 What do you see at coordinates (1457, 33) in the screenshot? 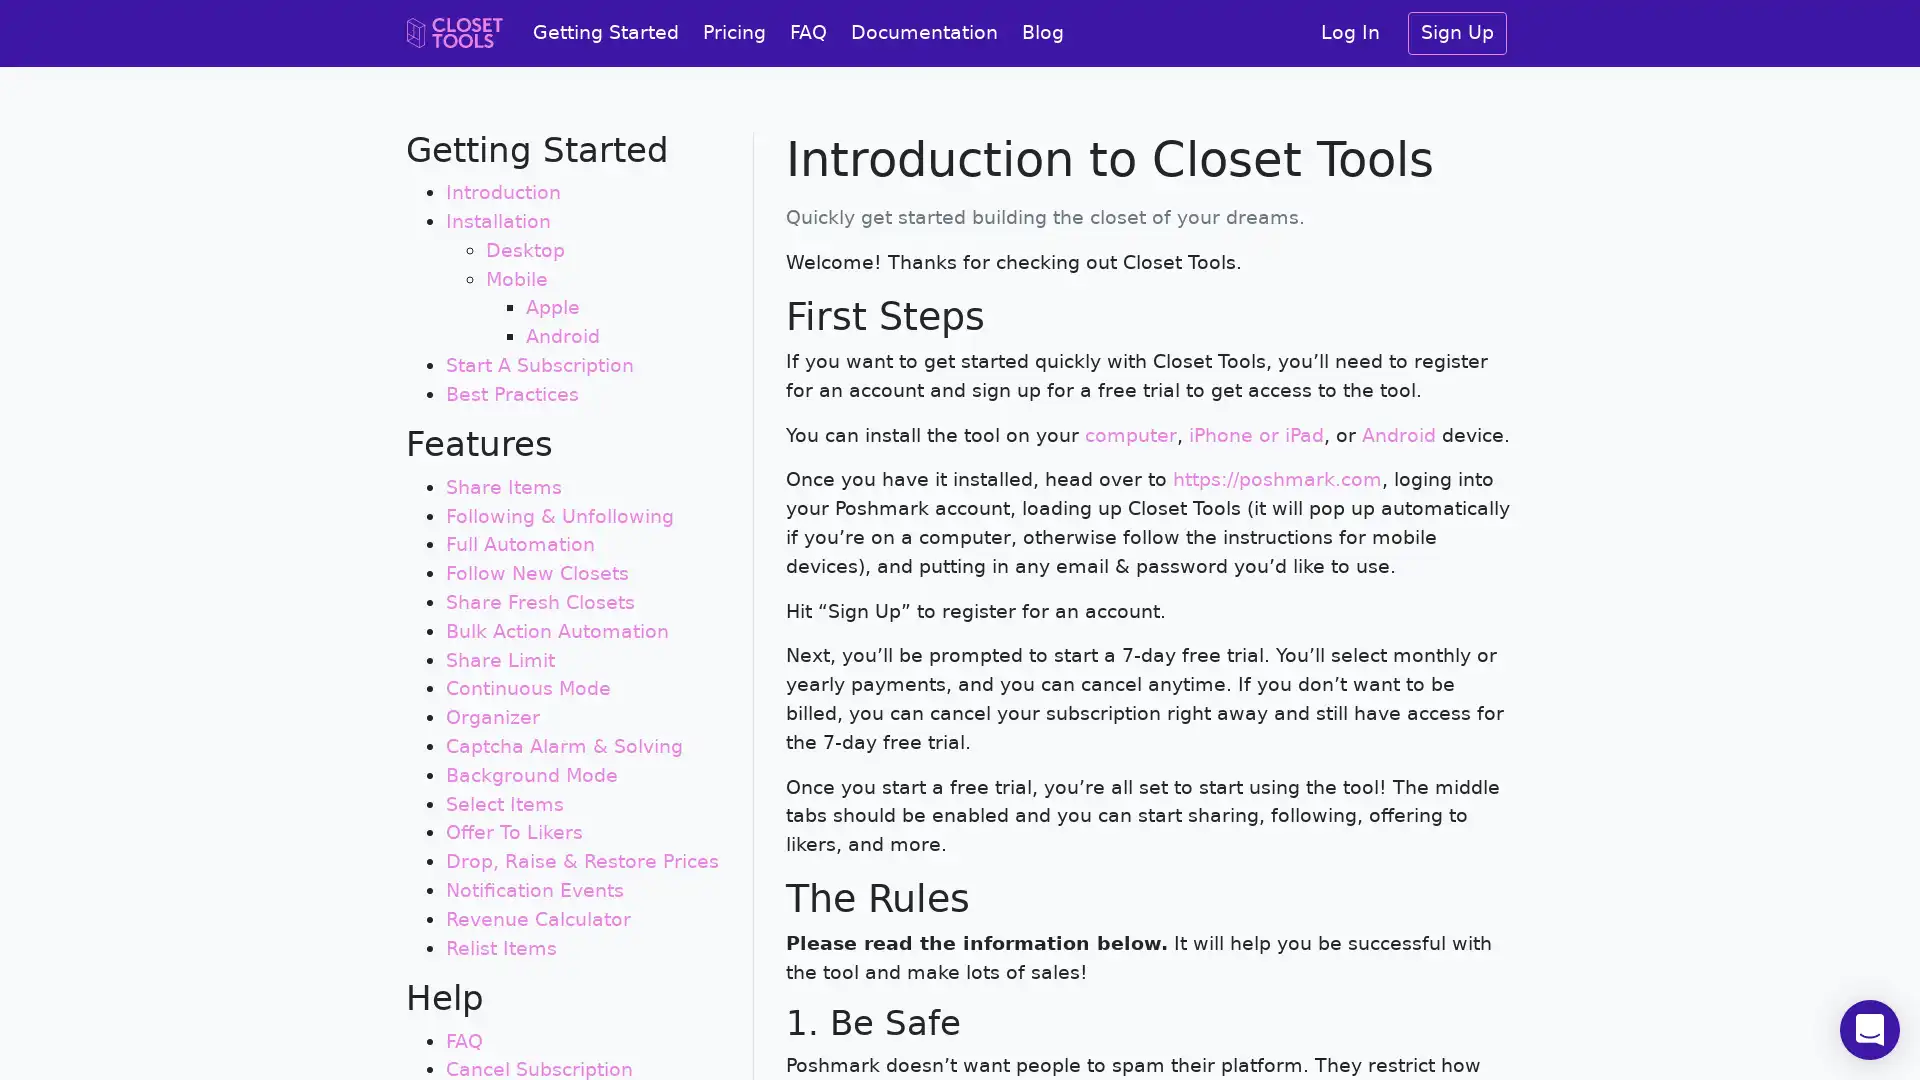
I see `Sign Up` at bounding box center [1457, 33].